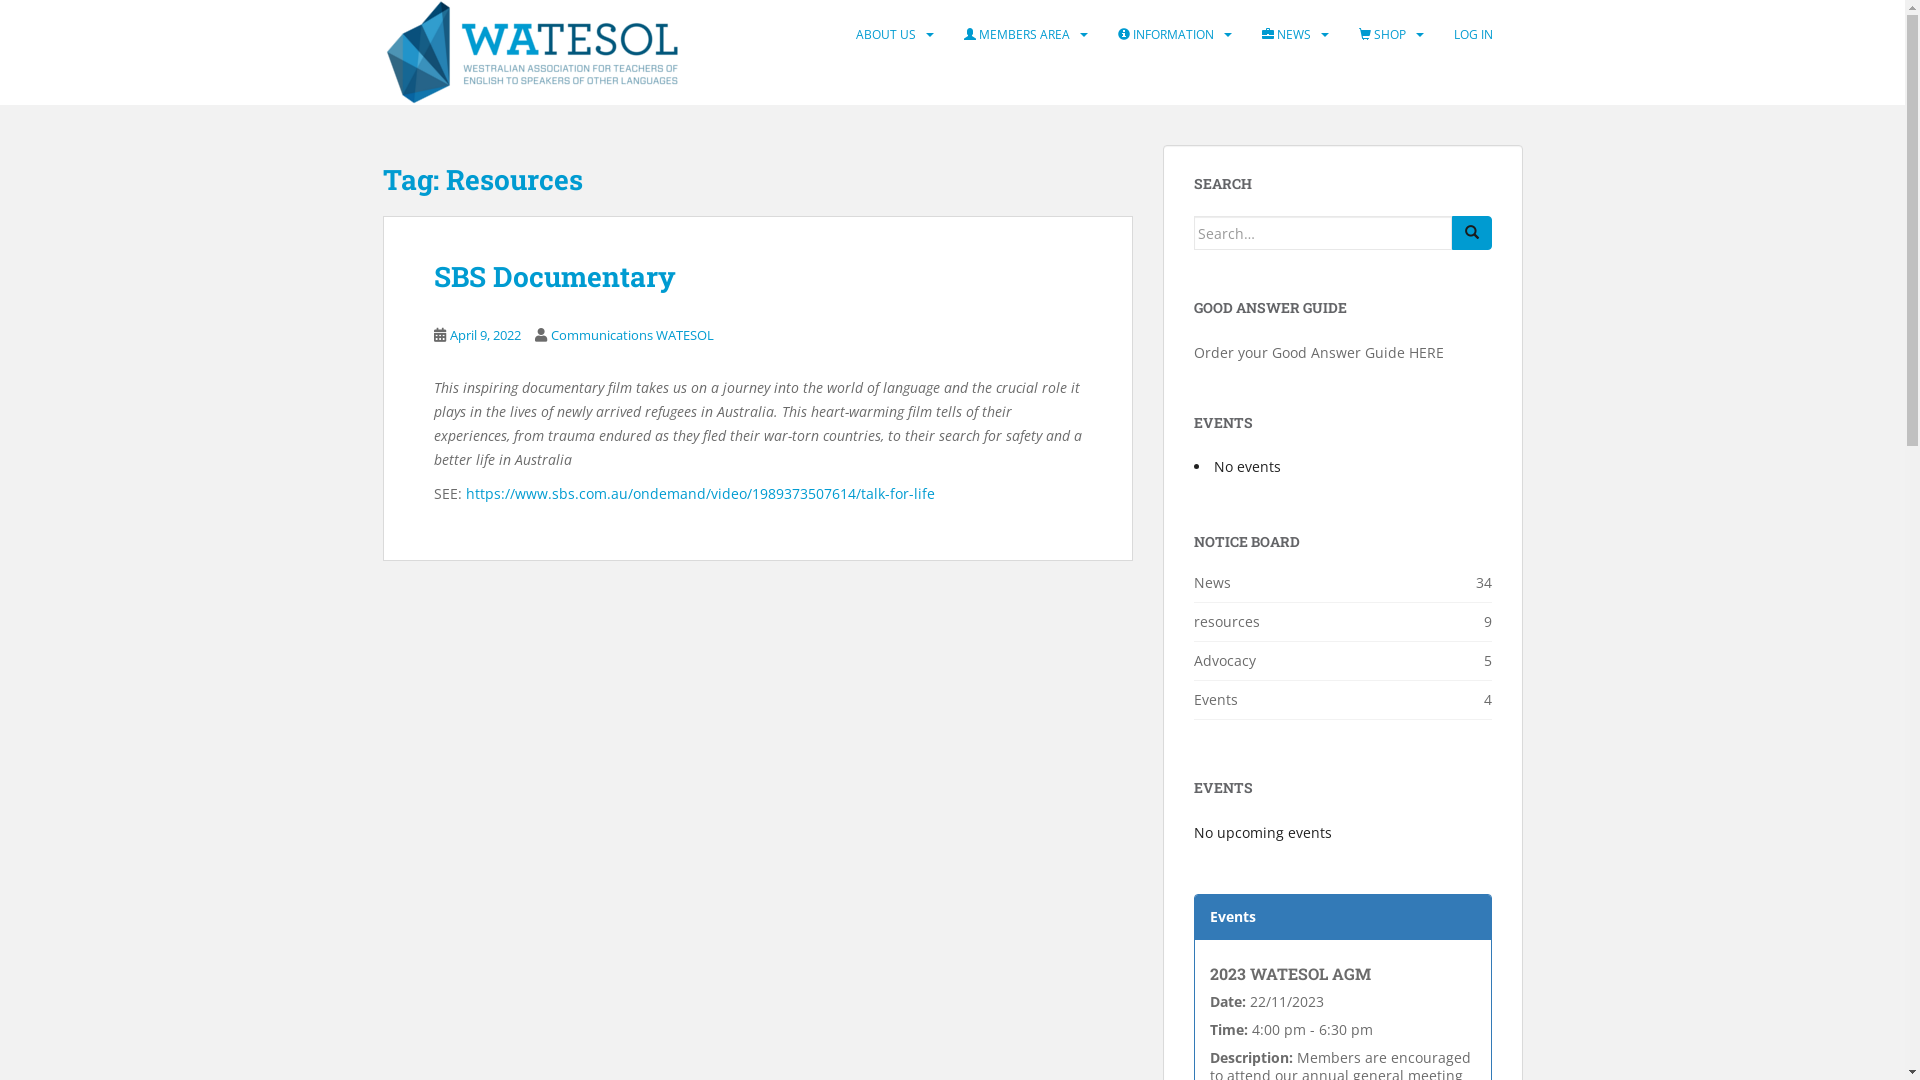 Image resolution: width=1920 pixels, height=1080 pixels. I want to click on 'ABOUT US', so click(885, 34).